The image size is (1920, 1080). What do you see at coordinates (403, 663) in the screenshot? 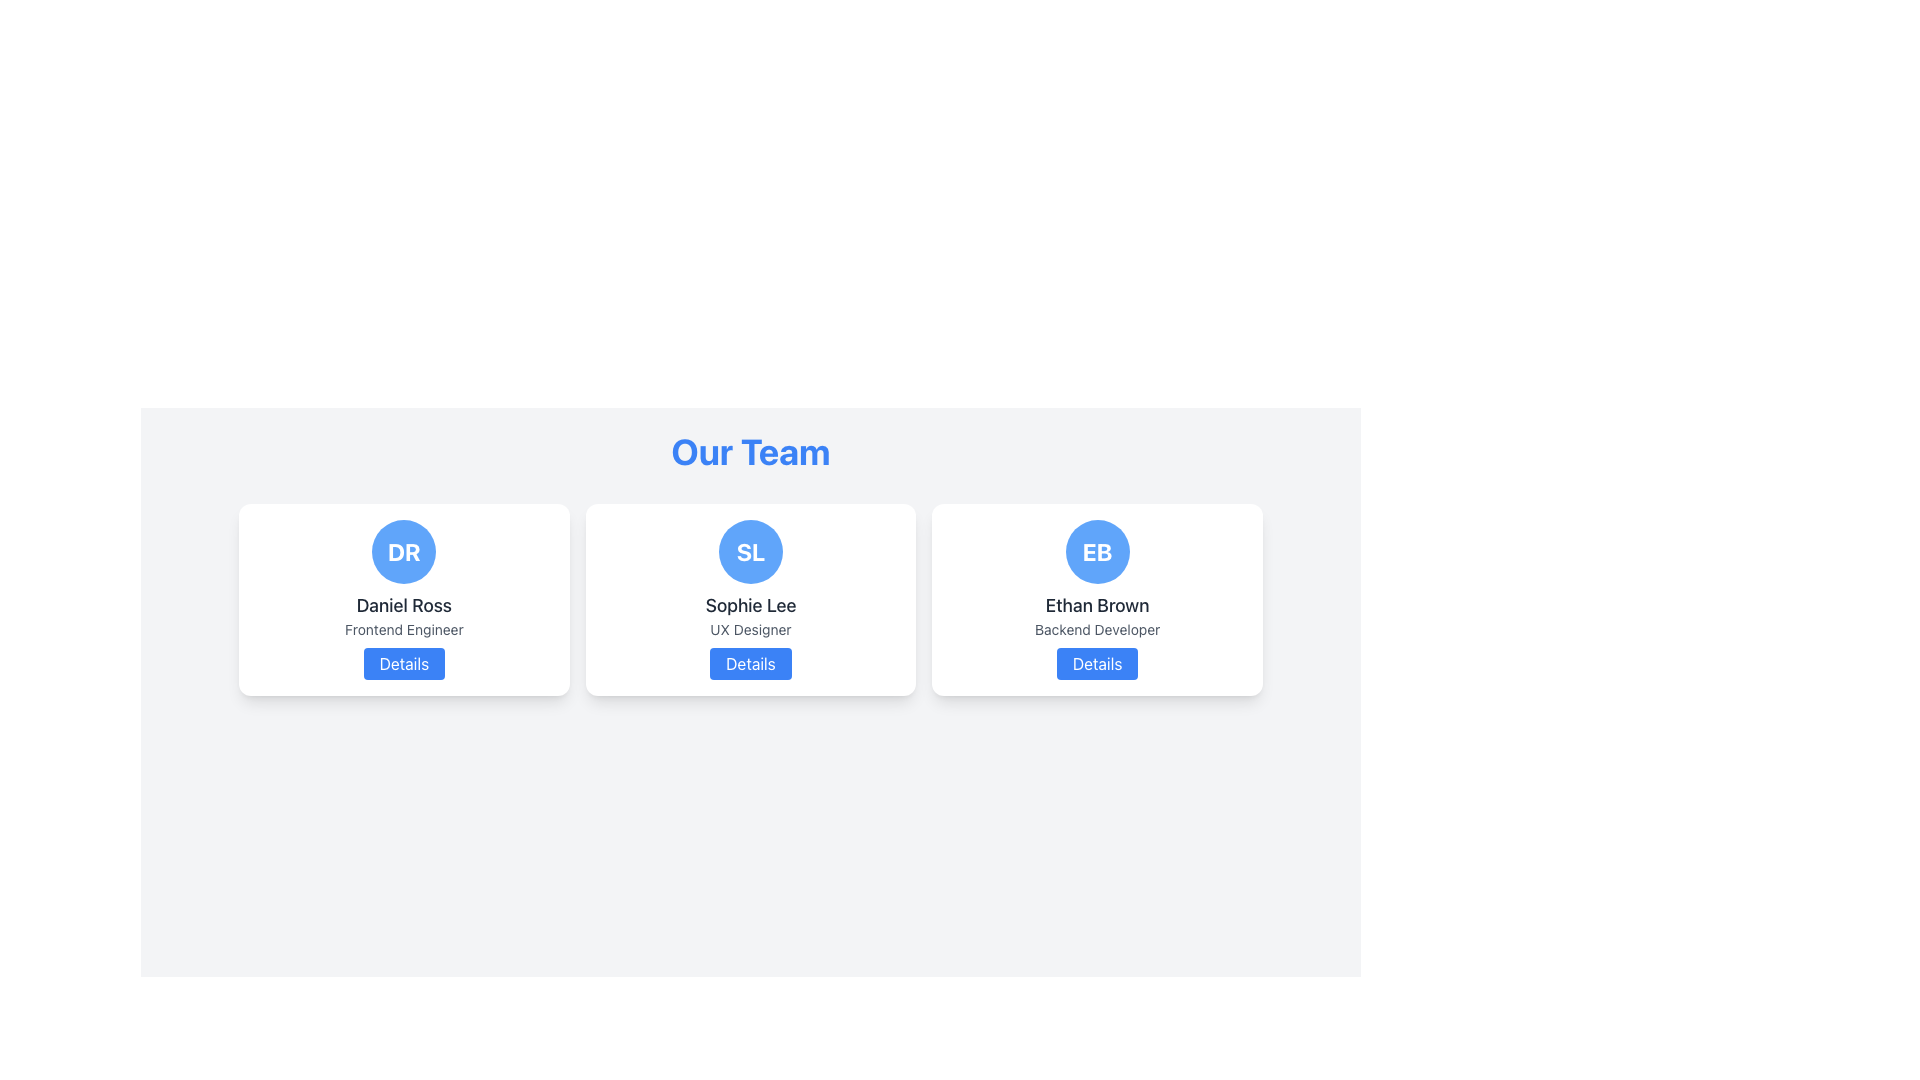
I see `the rectangular button with a blue background and white text reading 'Details' located below the role description of 'Frontend Engineer' for Daniel Ross` at bounding box center [403, 663].